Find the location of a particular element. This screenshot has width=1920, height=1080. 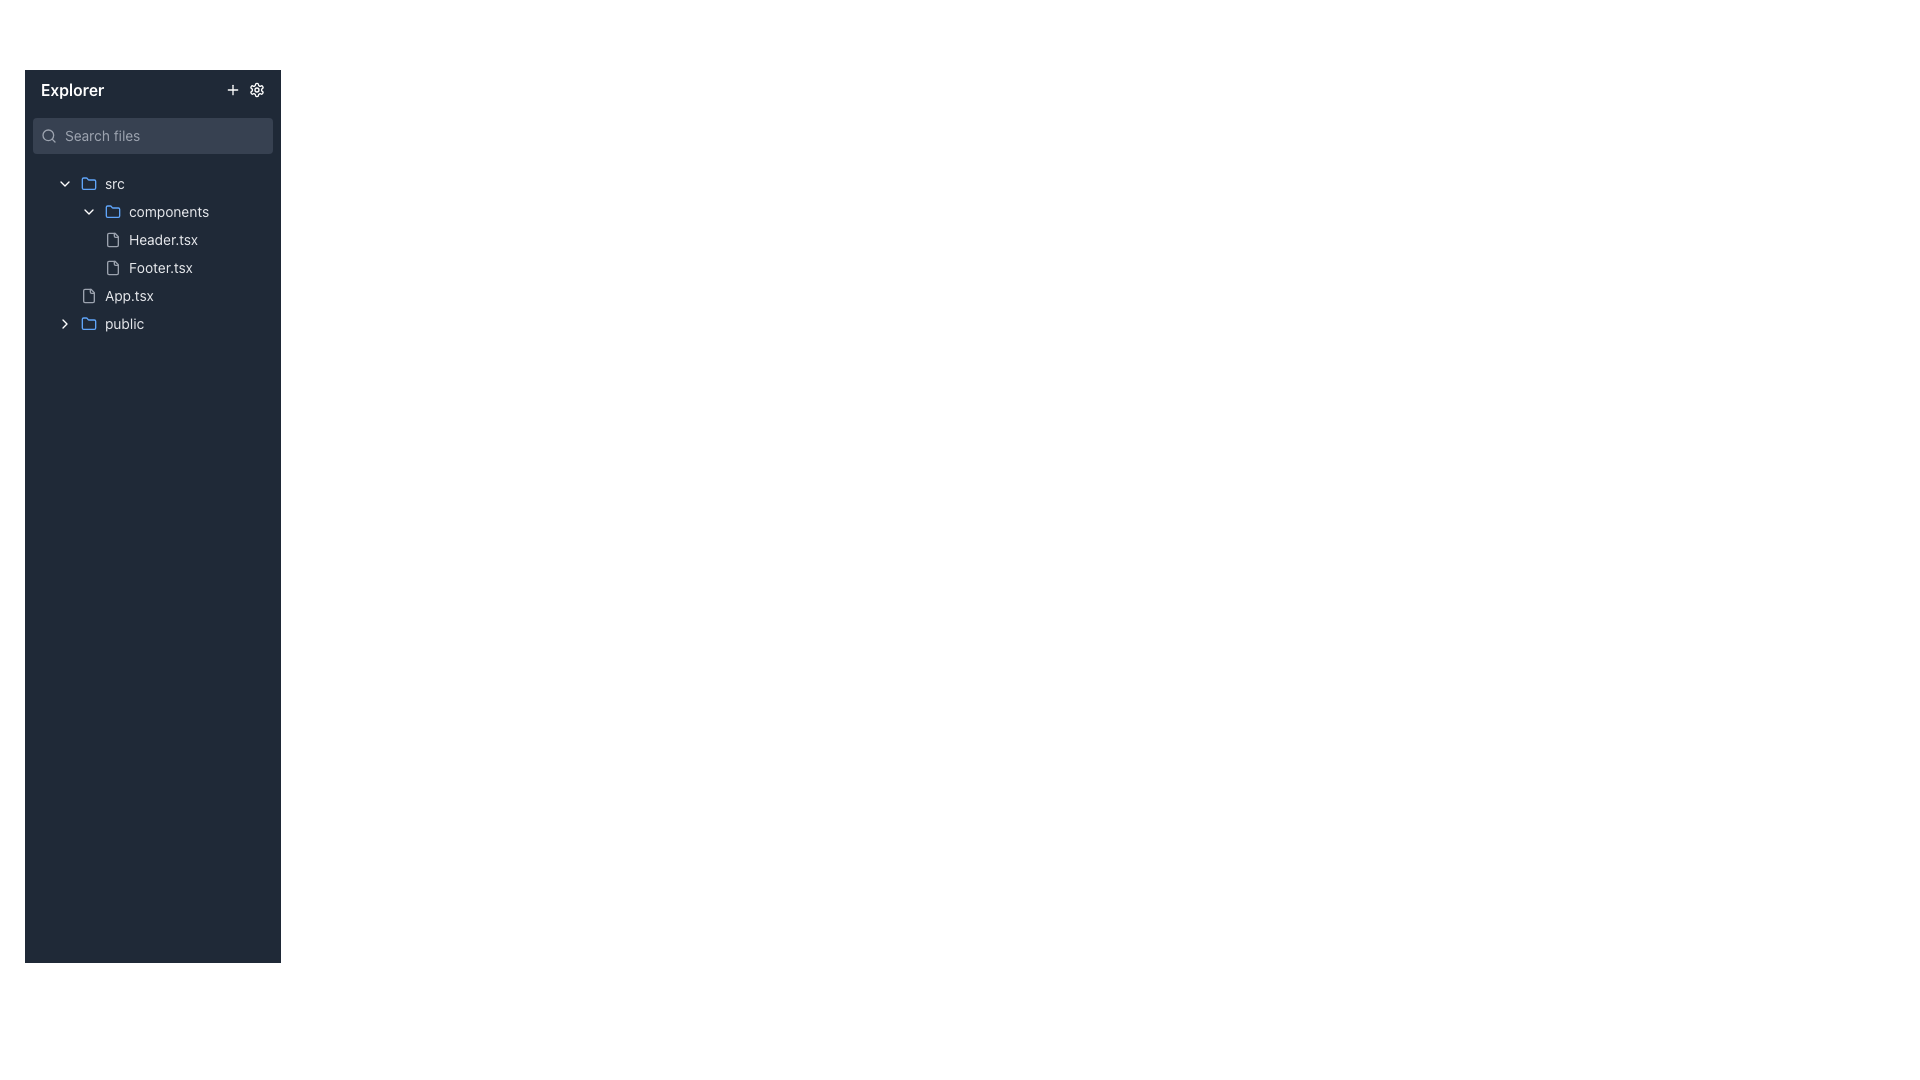

the 'components' text label in the navigation structure is located at coordinates (169, 212).